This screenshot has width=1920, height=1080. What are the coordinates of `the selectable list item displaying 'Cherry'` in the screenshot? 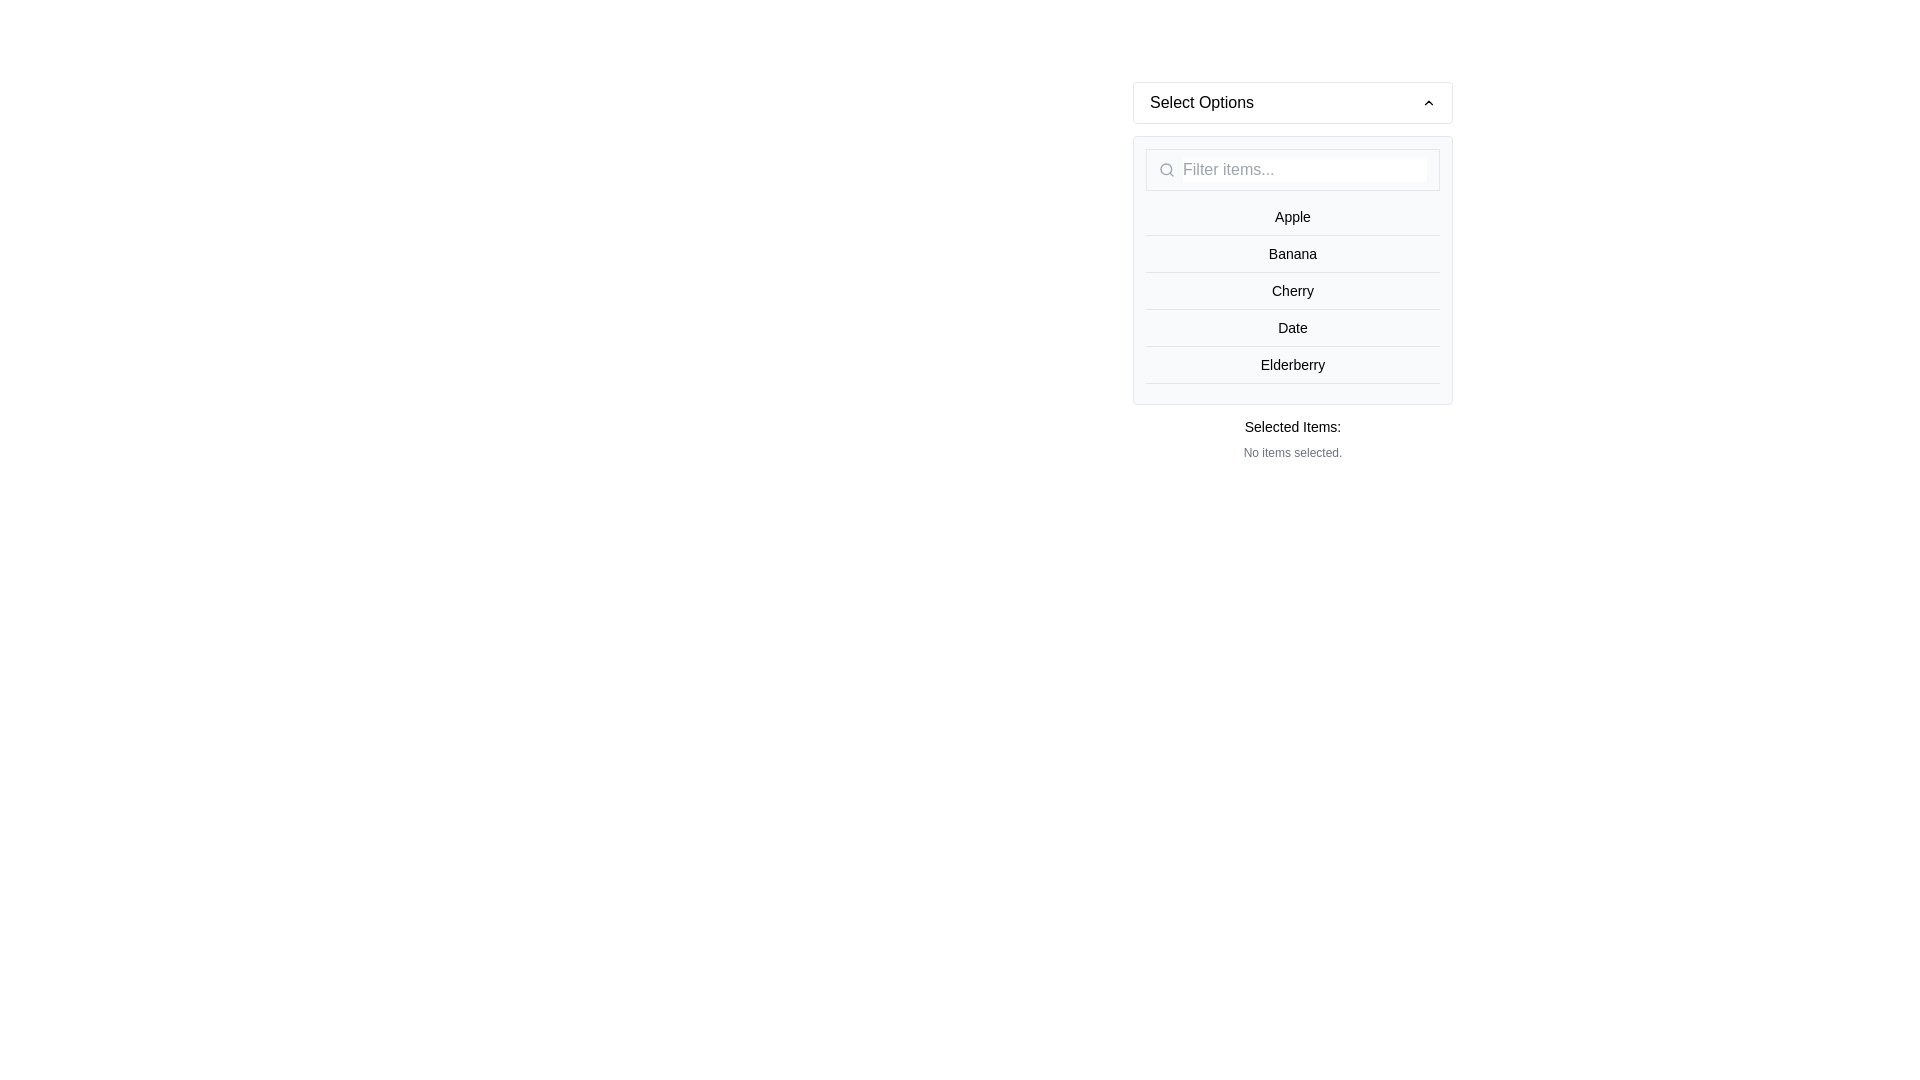 It's located at (1292, 290).